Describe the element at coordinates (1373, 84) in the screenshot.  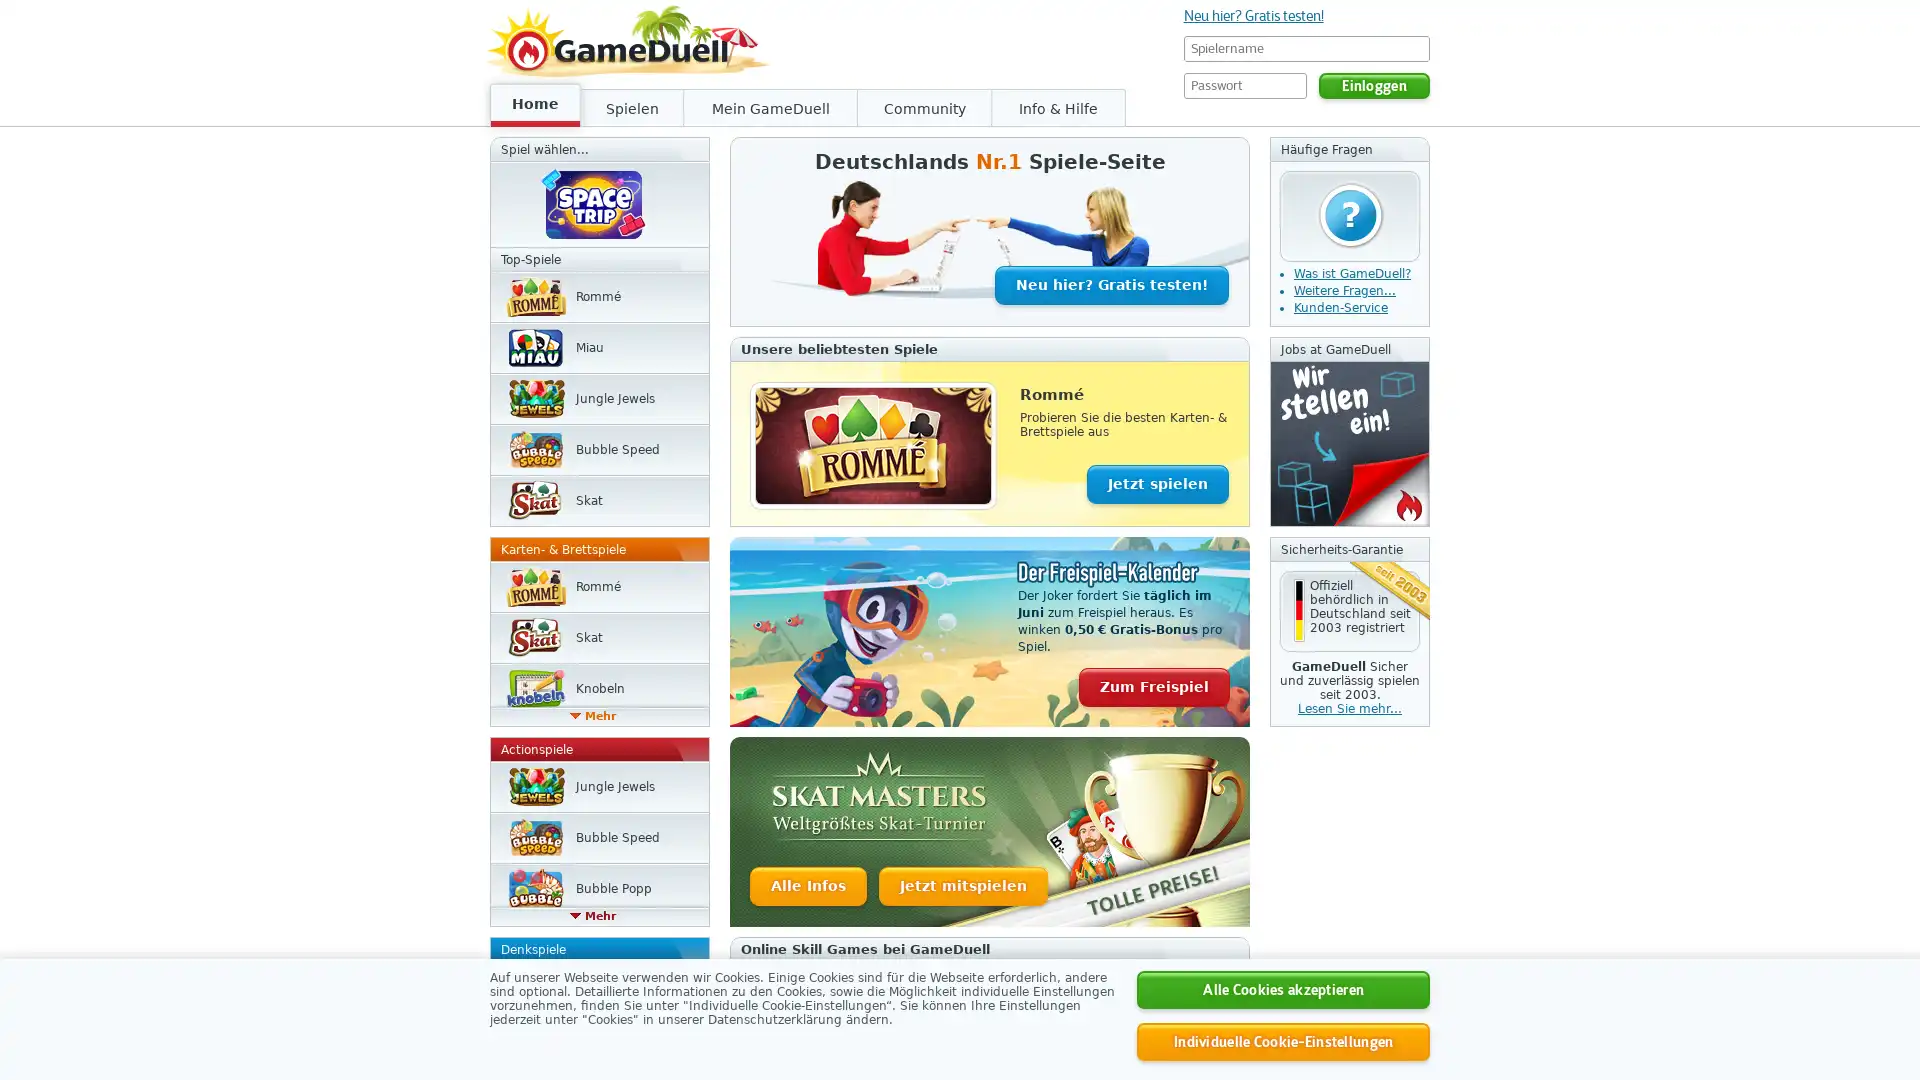
I see `Einloggen` at that location.